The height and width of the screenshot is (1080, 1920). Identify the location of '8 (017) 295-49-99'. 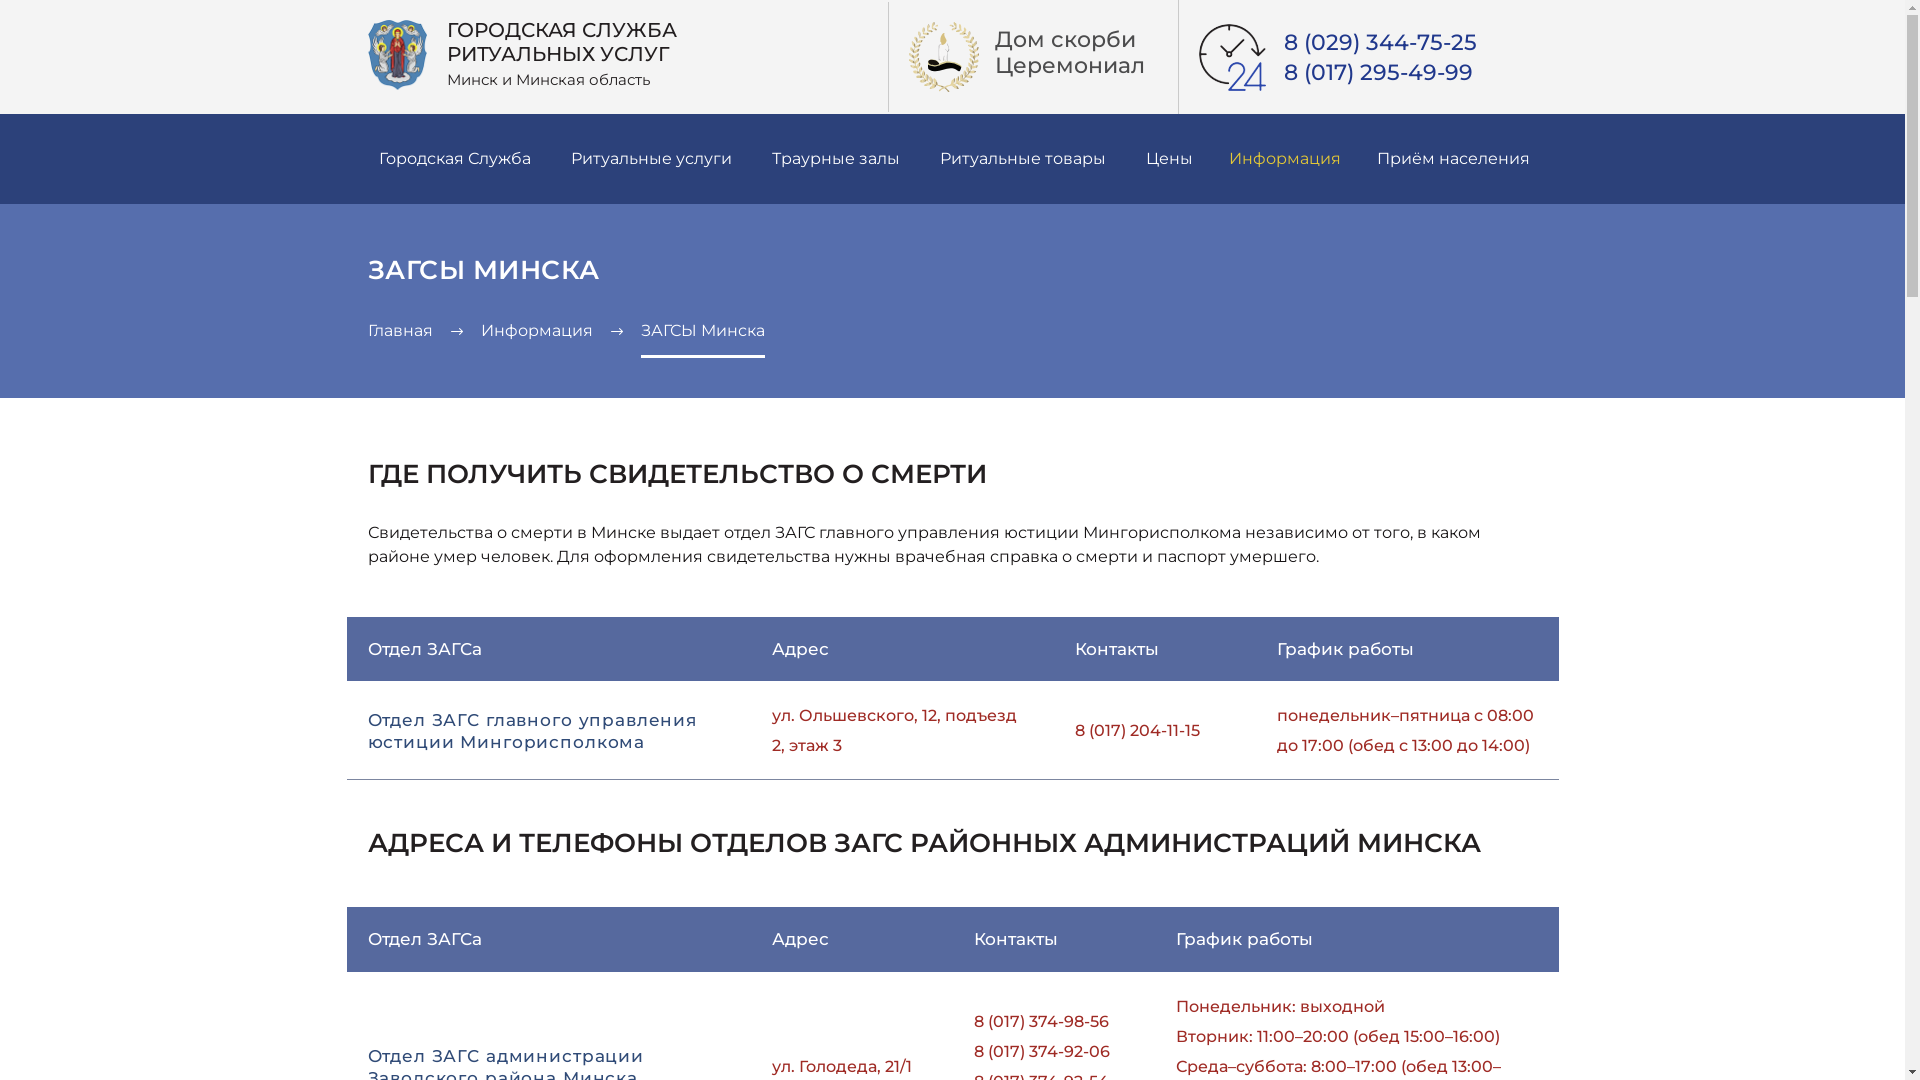
(1377, 72).